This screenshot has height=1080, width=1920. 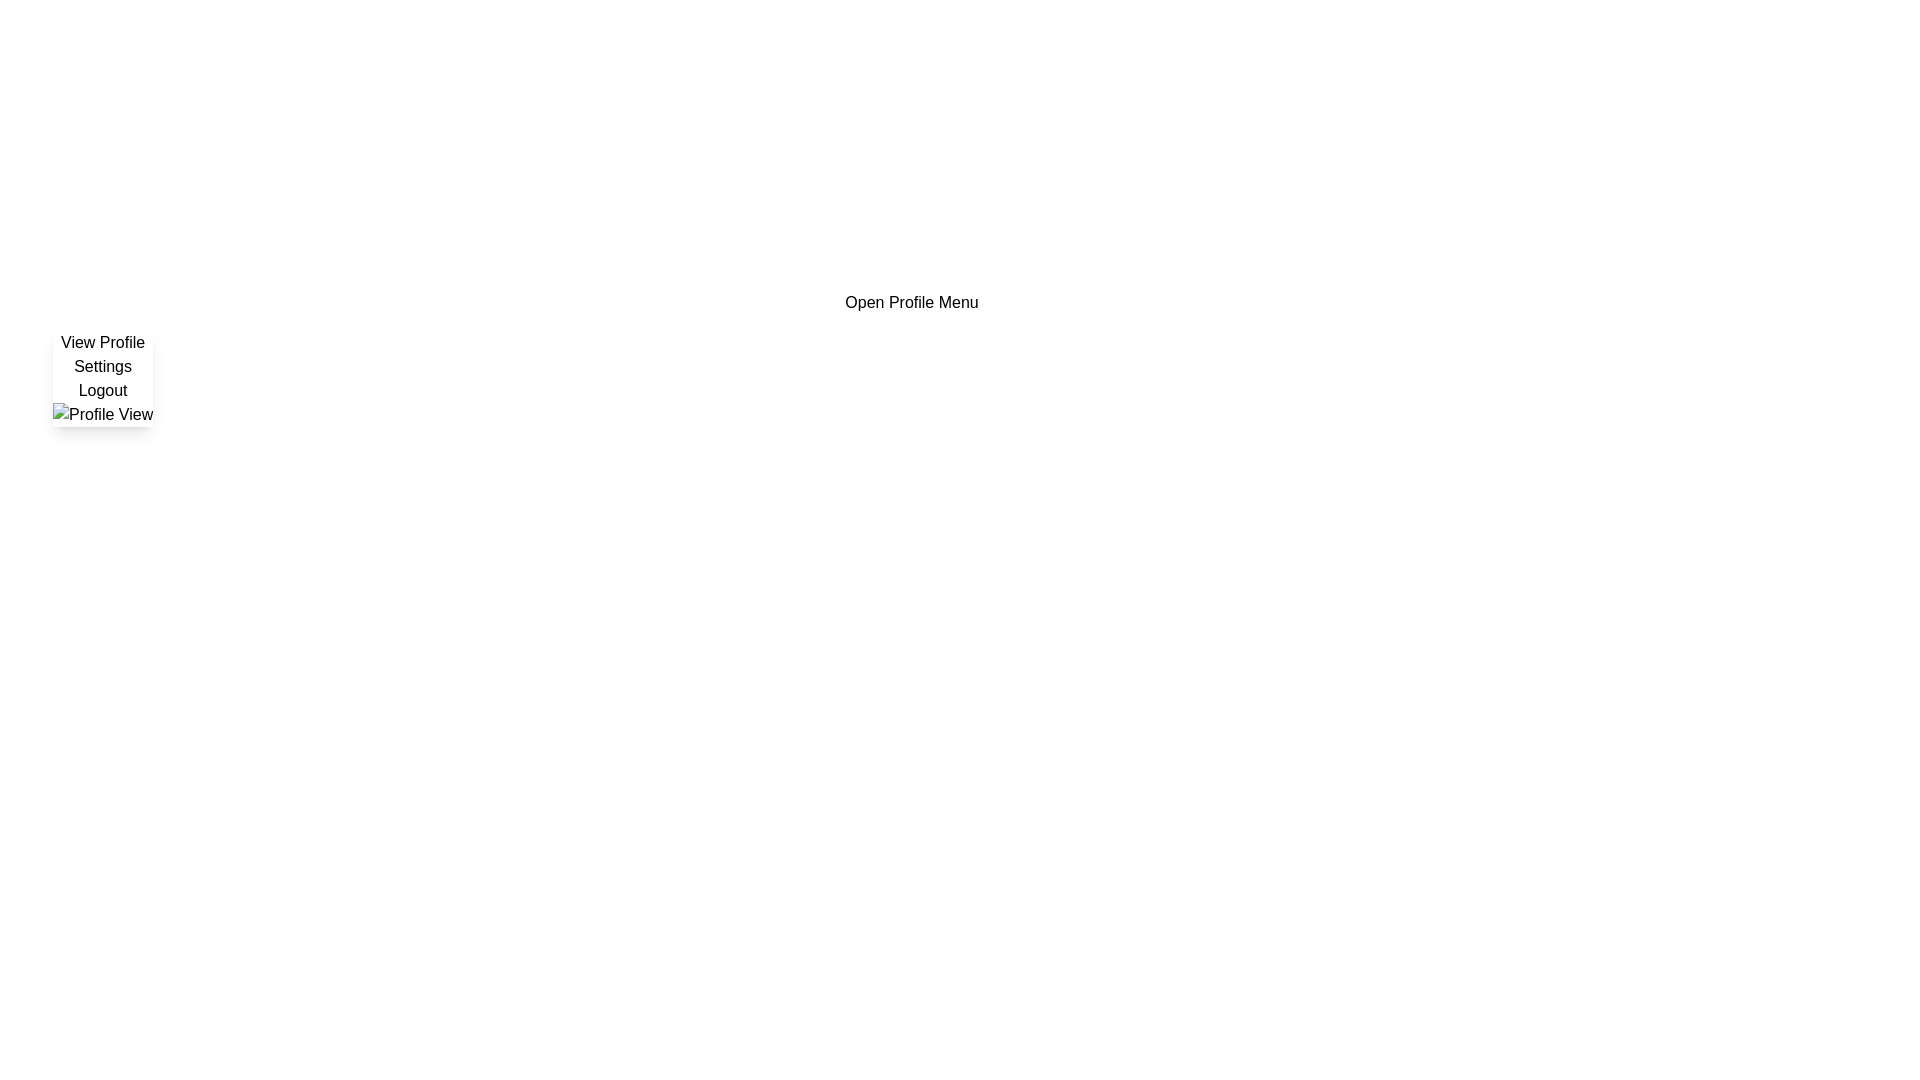 What do you see at coordinates (102, 414) in the screenshot?
I see `the 'Profile View' image located at the bottom of the menu, beneath 'Logout' and 'Settings'` at bounding box center [102, 414].